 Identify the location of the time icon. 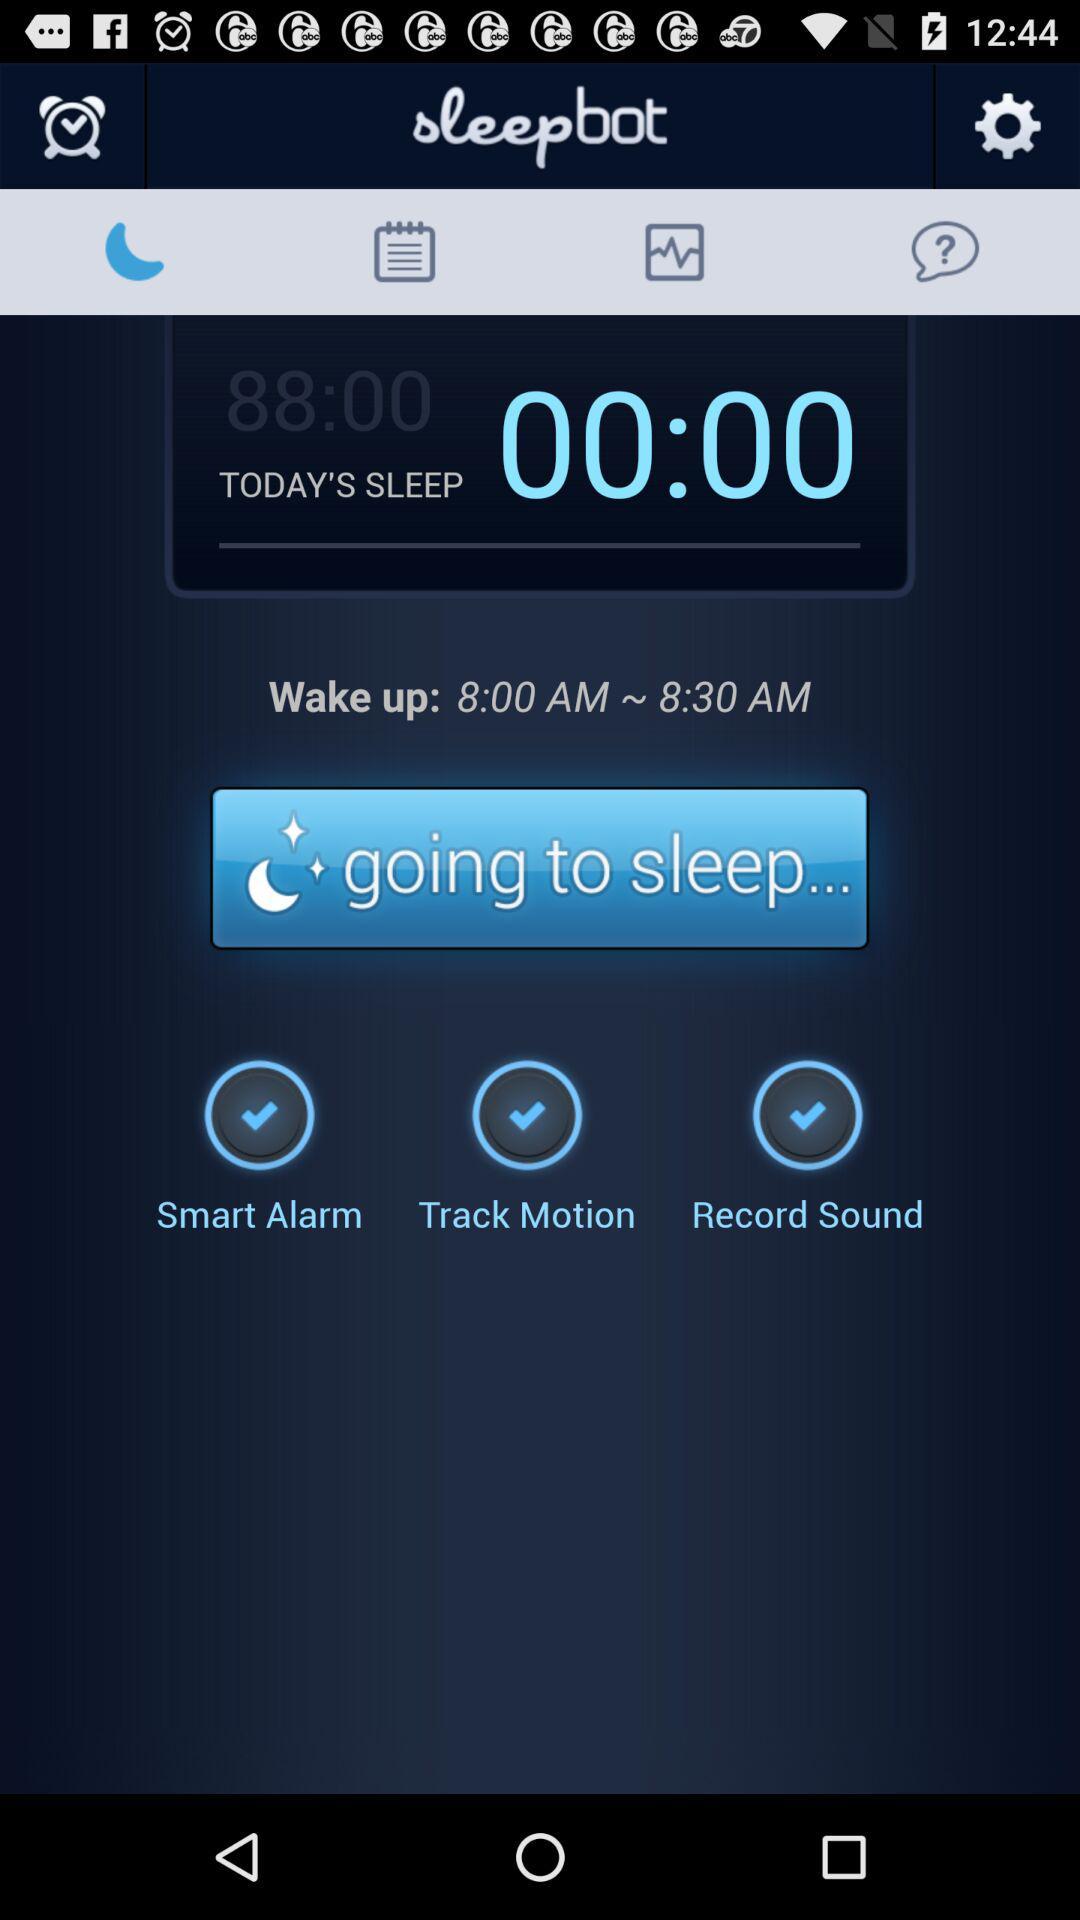
(72, 135).